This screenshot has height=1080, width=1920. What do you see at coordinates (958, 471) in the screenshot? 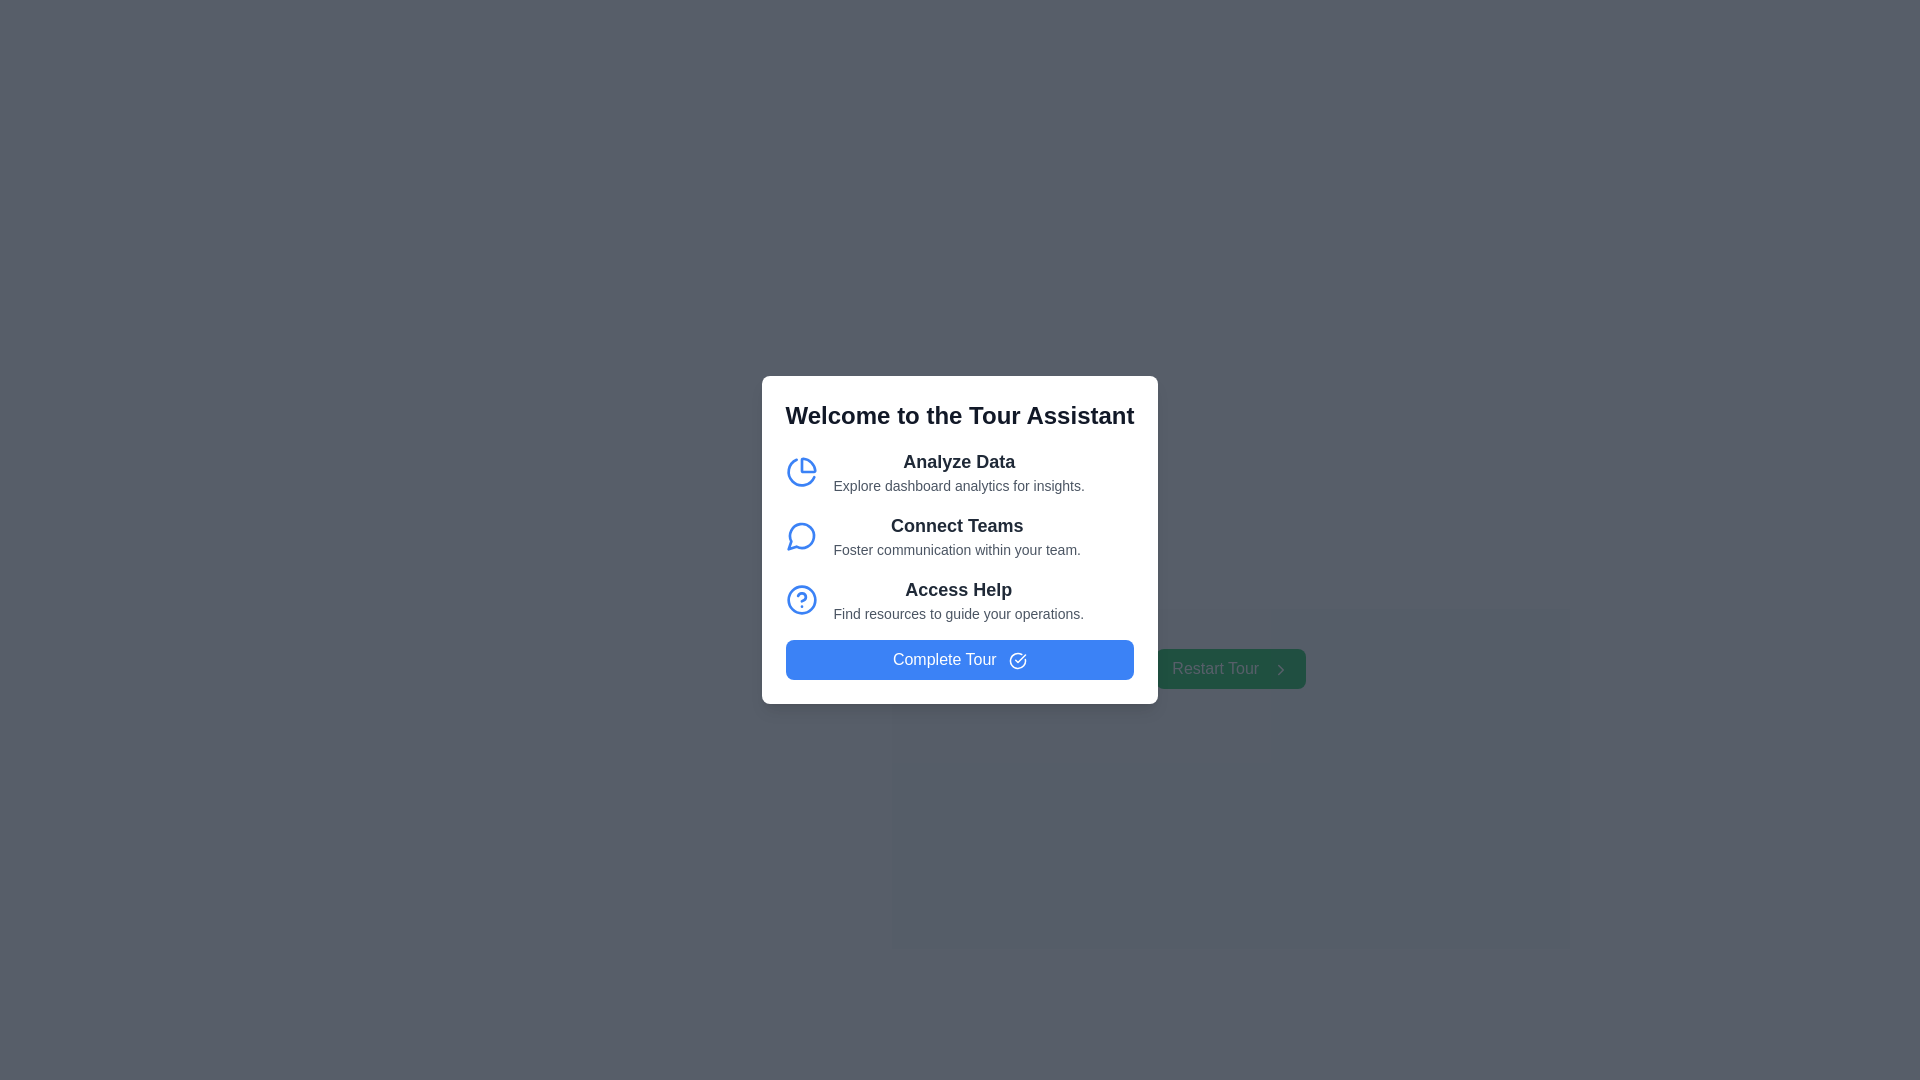
I see `text of the 'Analyze Data' heading and its description in the pop-up modal, which provides insights on dashboard analytics` at bounding box center [958, 471].